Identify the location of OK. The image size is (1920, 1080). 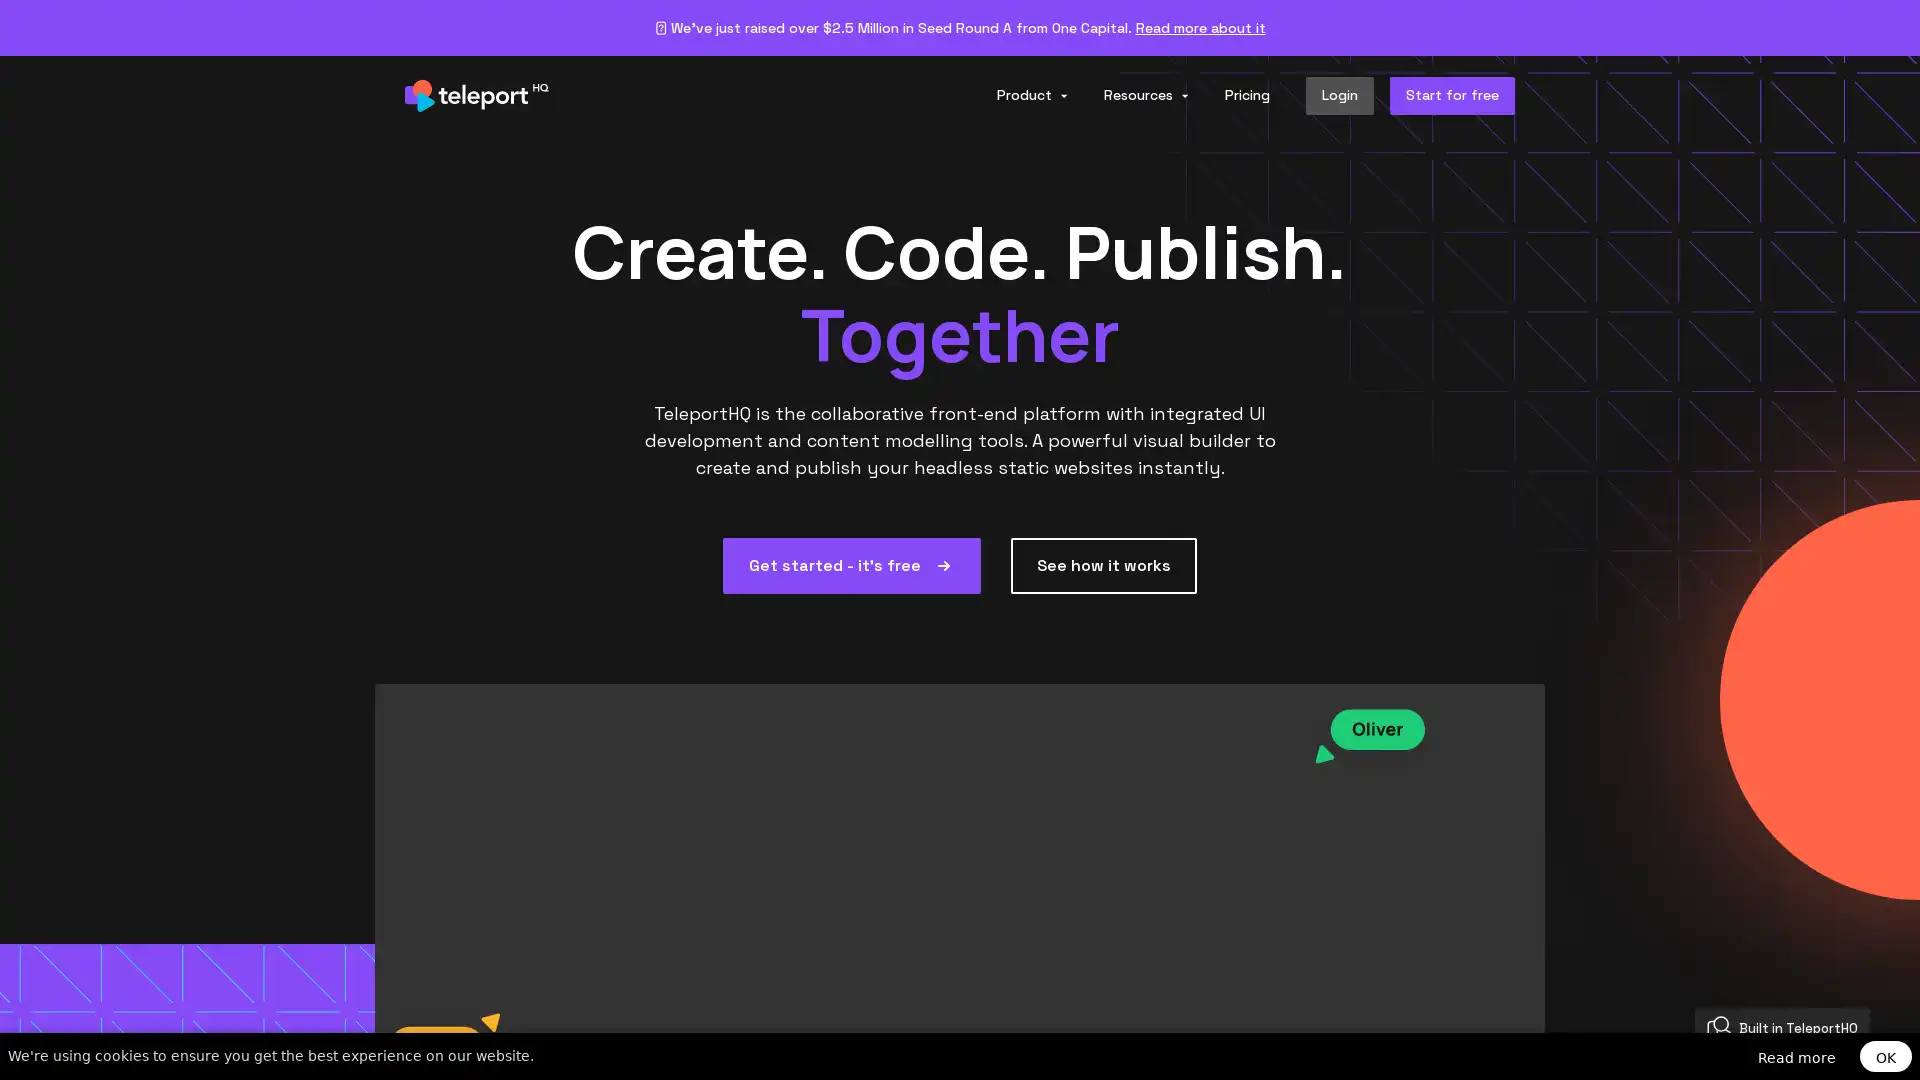
(1885, 1055).